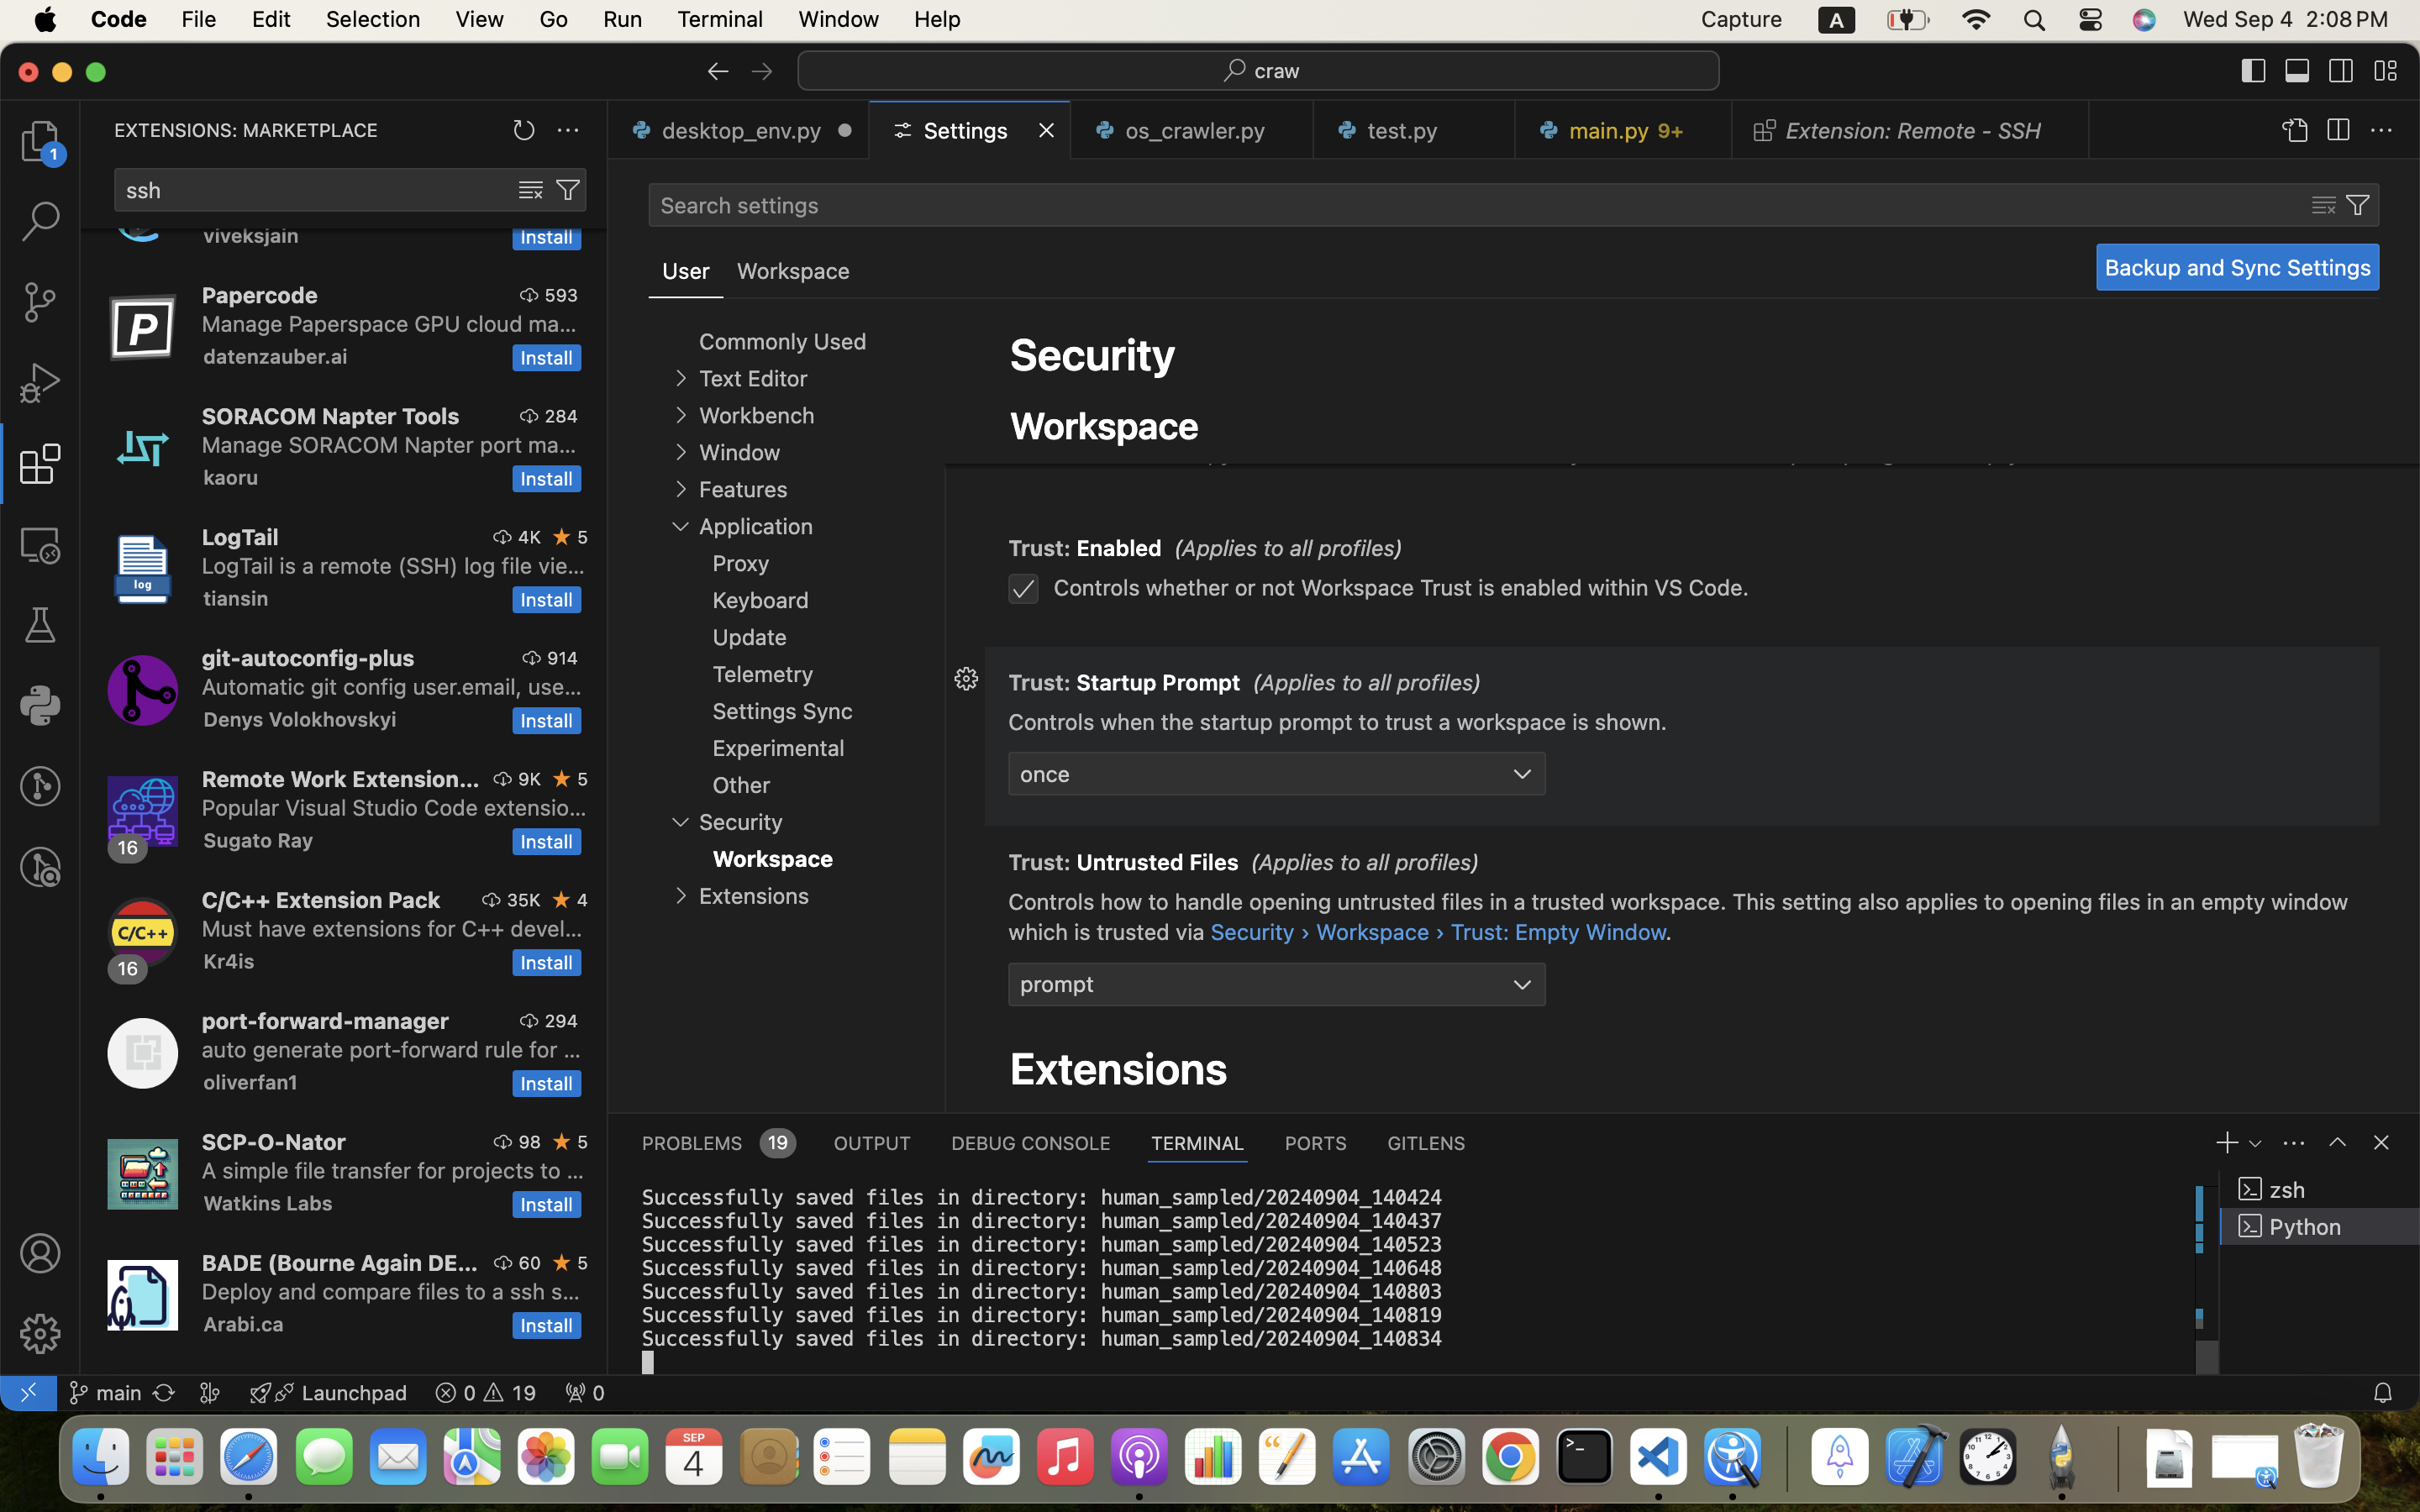 This screenshot has width=2420, height=1512. Describe the element at coordinates (529, 536) in the screenshot. I see `'4K'` at that location.